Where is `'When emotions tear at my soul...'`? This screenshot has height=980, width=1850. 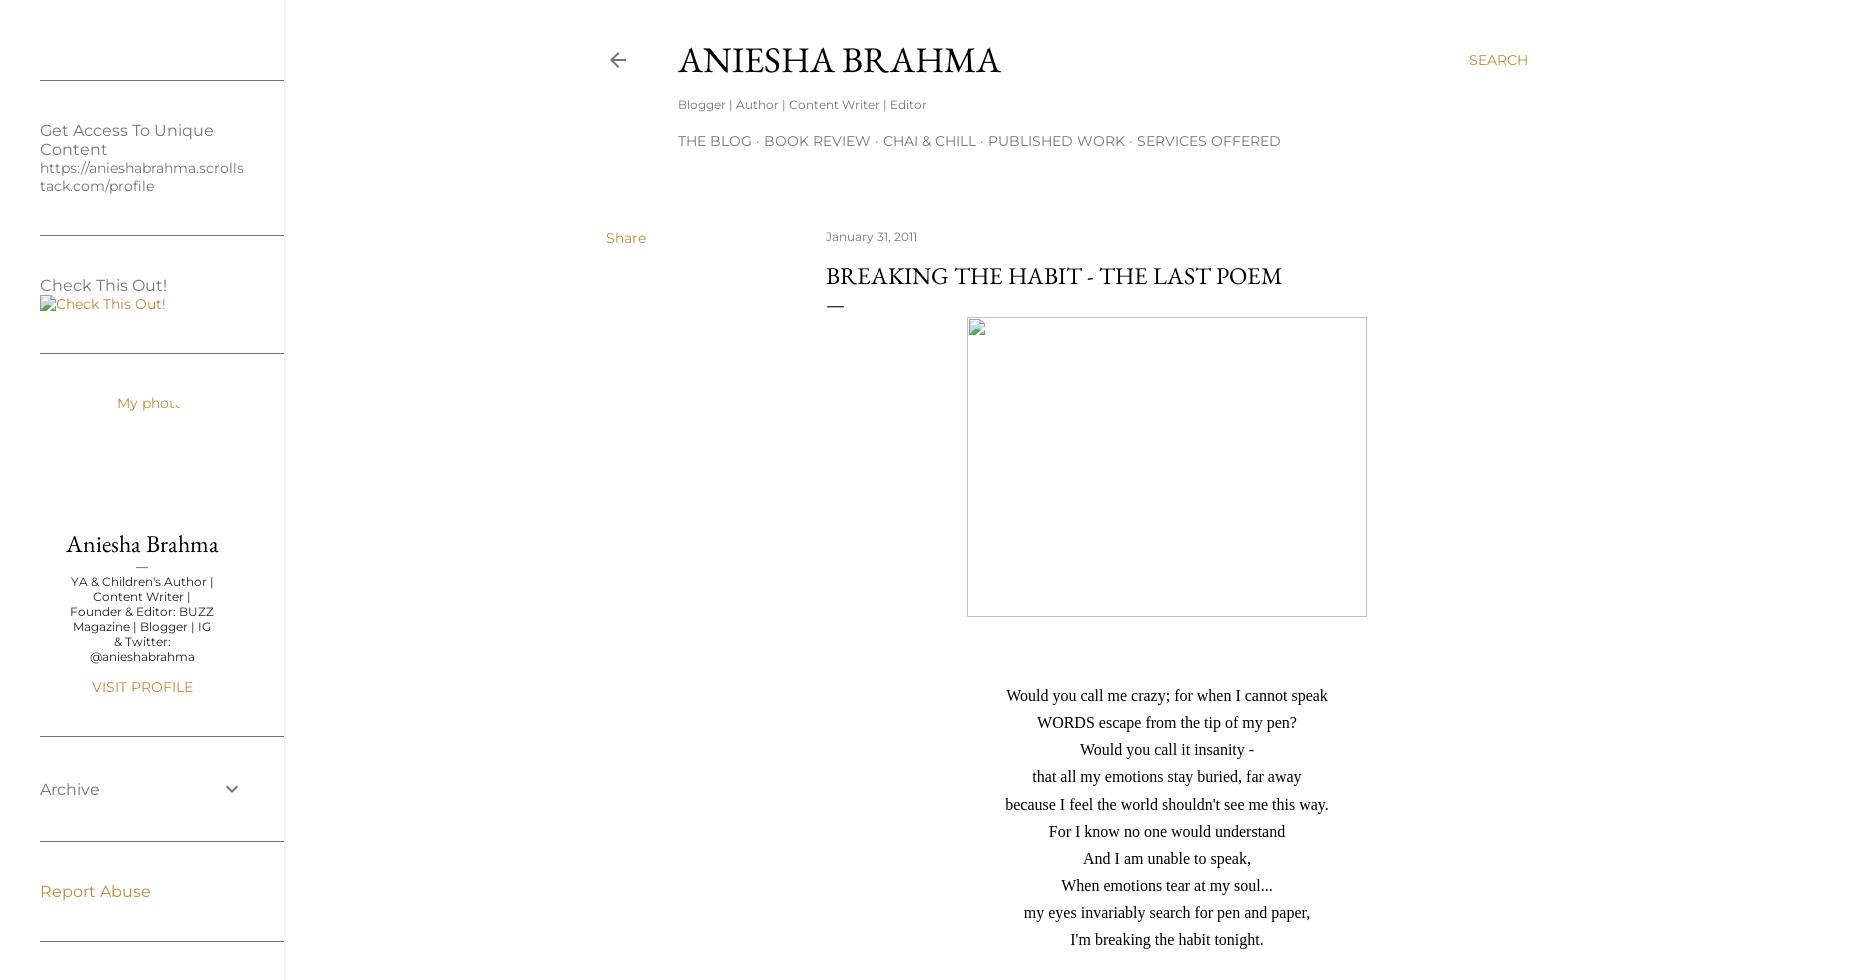
'When emotions tear at my soul...' is located at coordinates (1165, 885).